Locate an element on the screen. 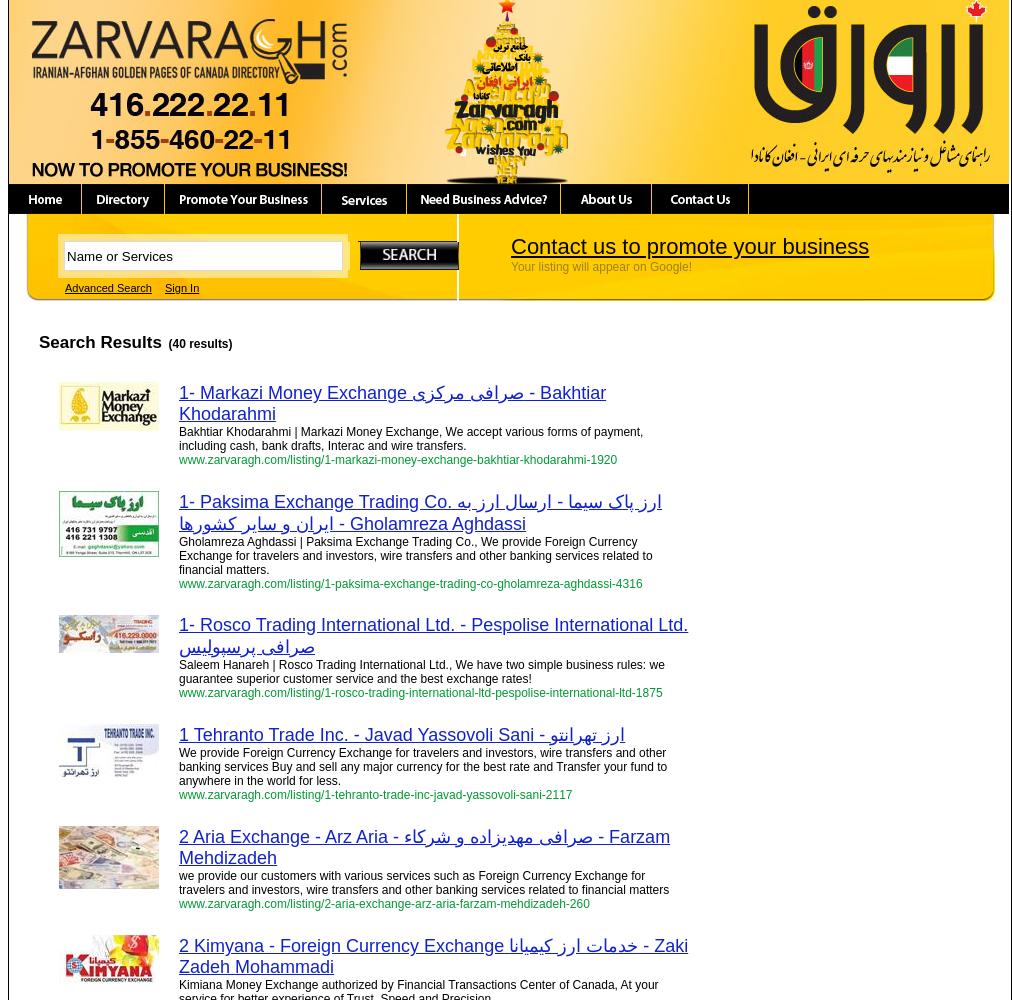 Image resolution: width=1012 pixels, height=1000 pixels. 'Sign In' is located at coordinates (181, 288).